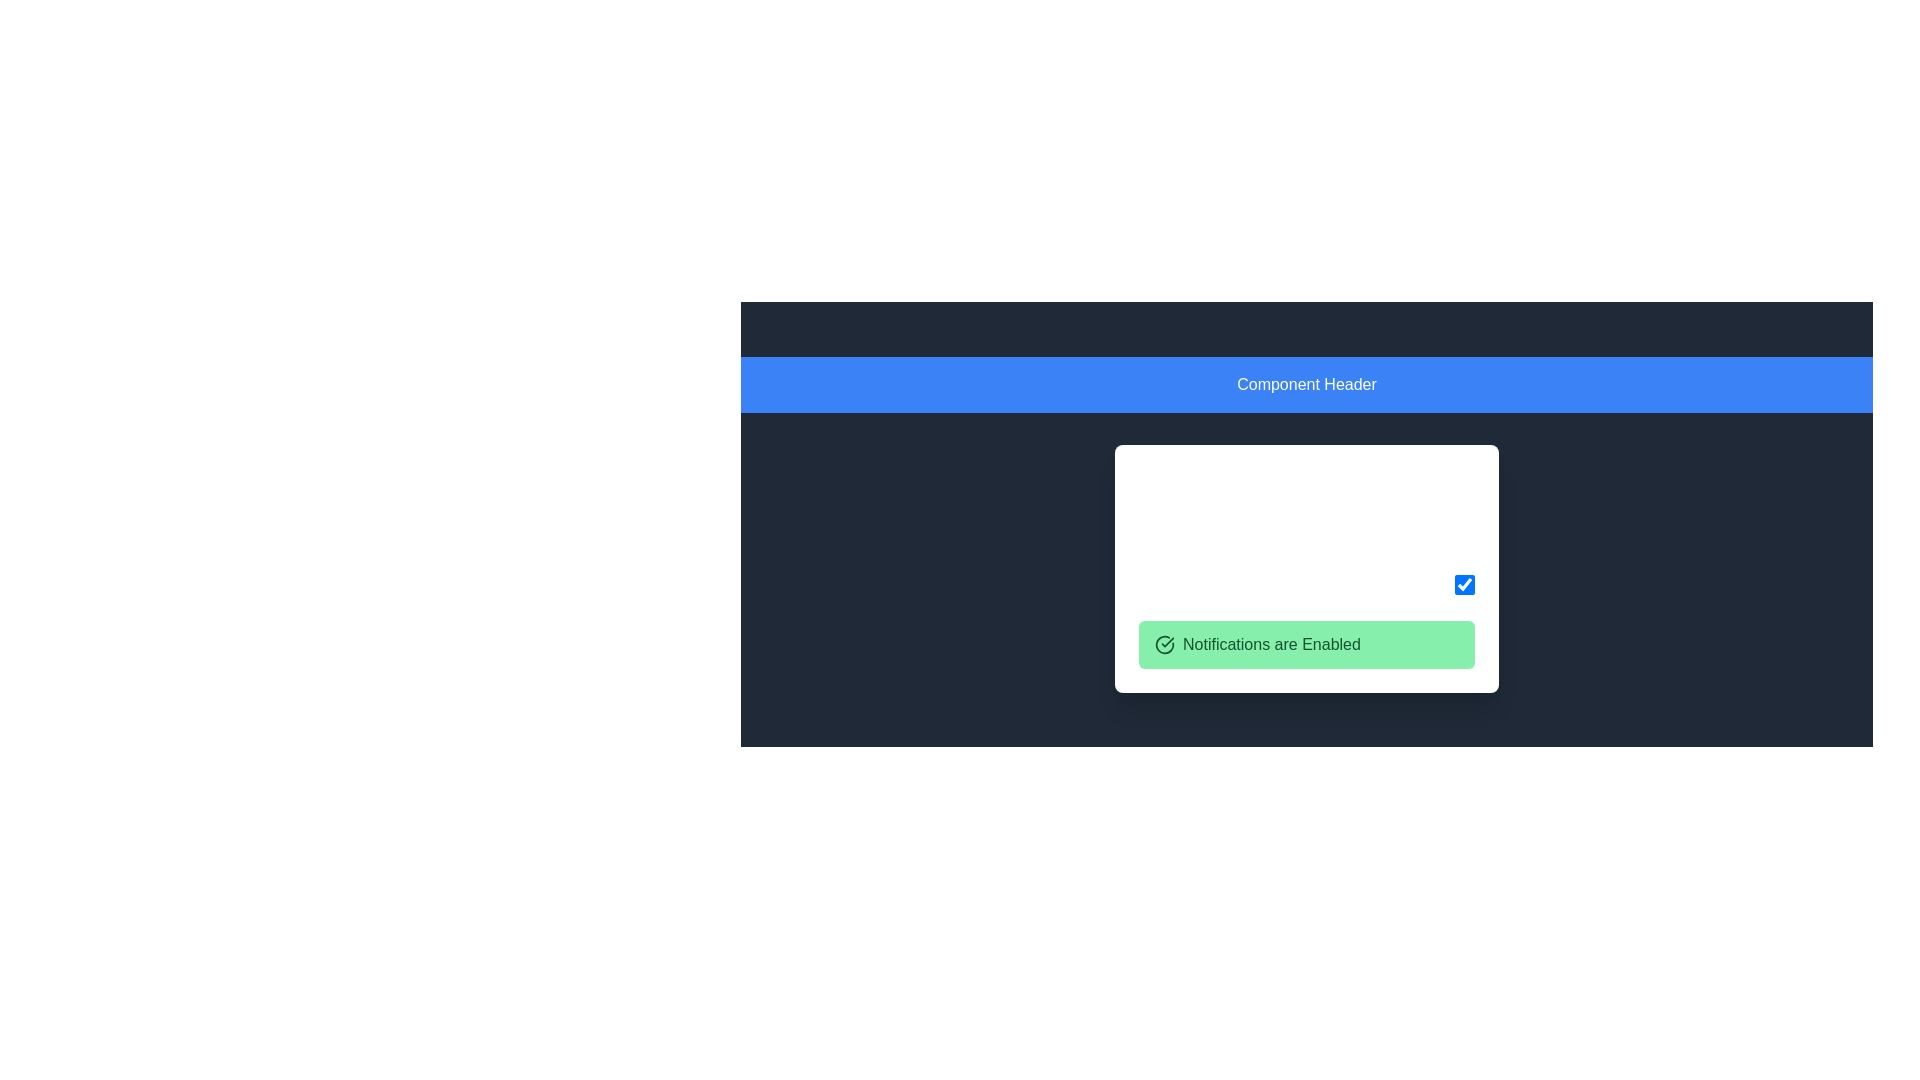 The image size is (1920, 1080). I want to click on the text label that reads 'Notifications are Enabled', which is styled in bold and has a light green background with rounded corners, so click(1271, 644).